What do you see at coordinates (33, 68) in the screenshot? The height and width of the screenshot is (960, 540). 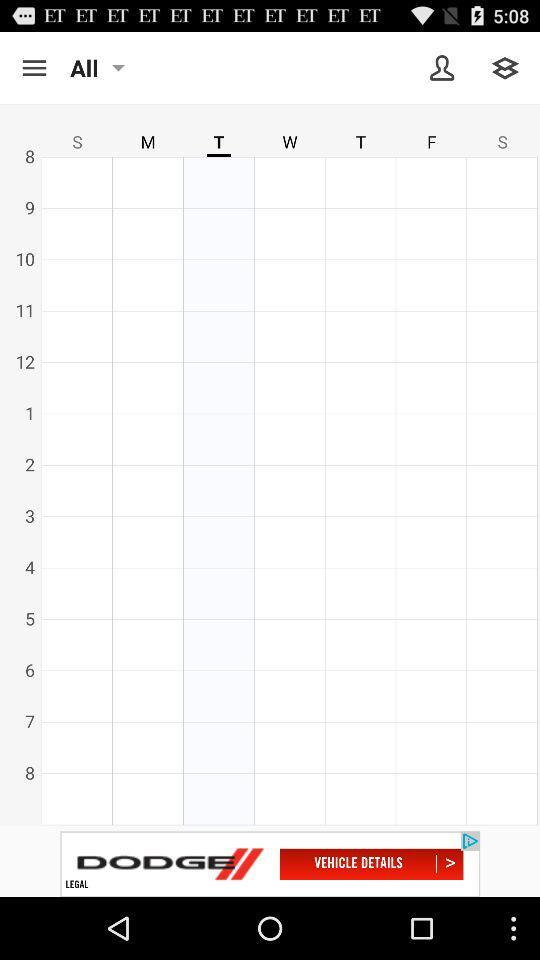 I see `app option` at bounding box center [33, 68].